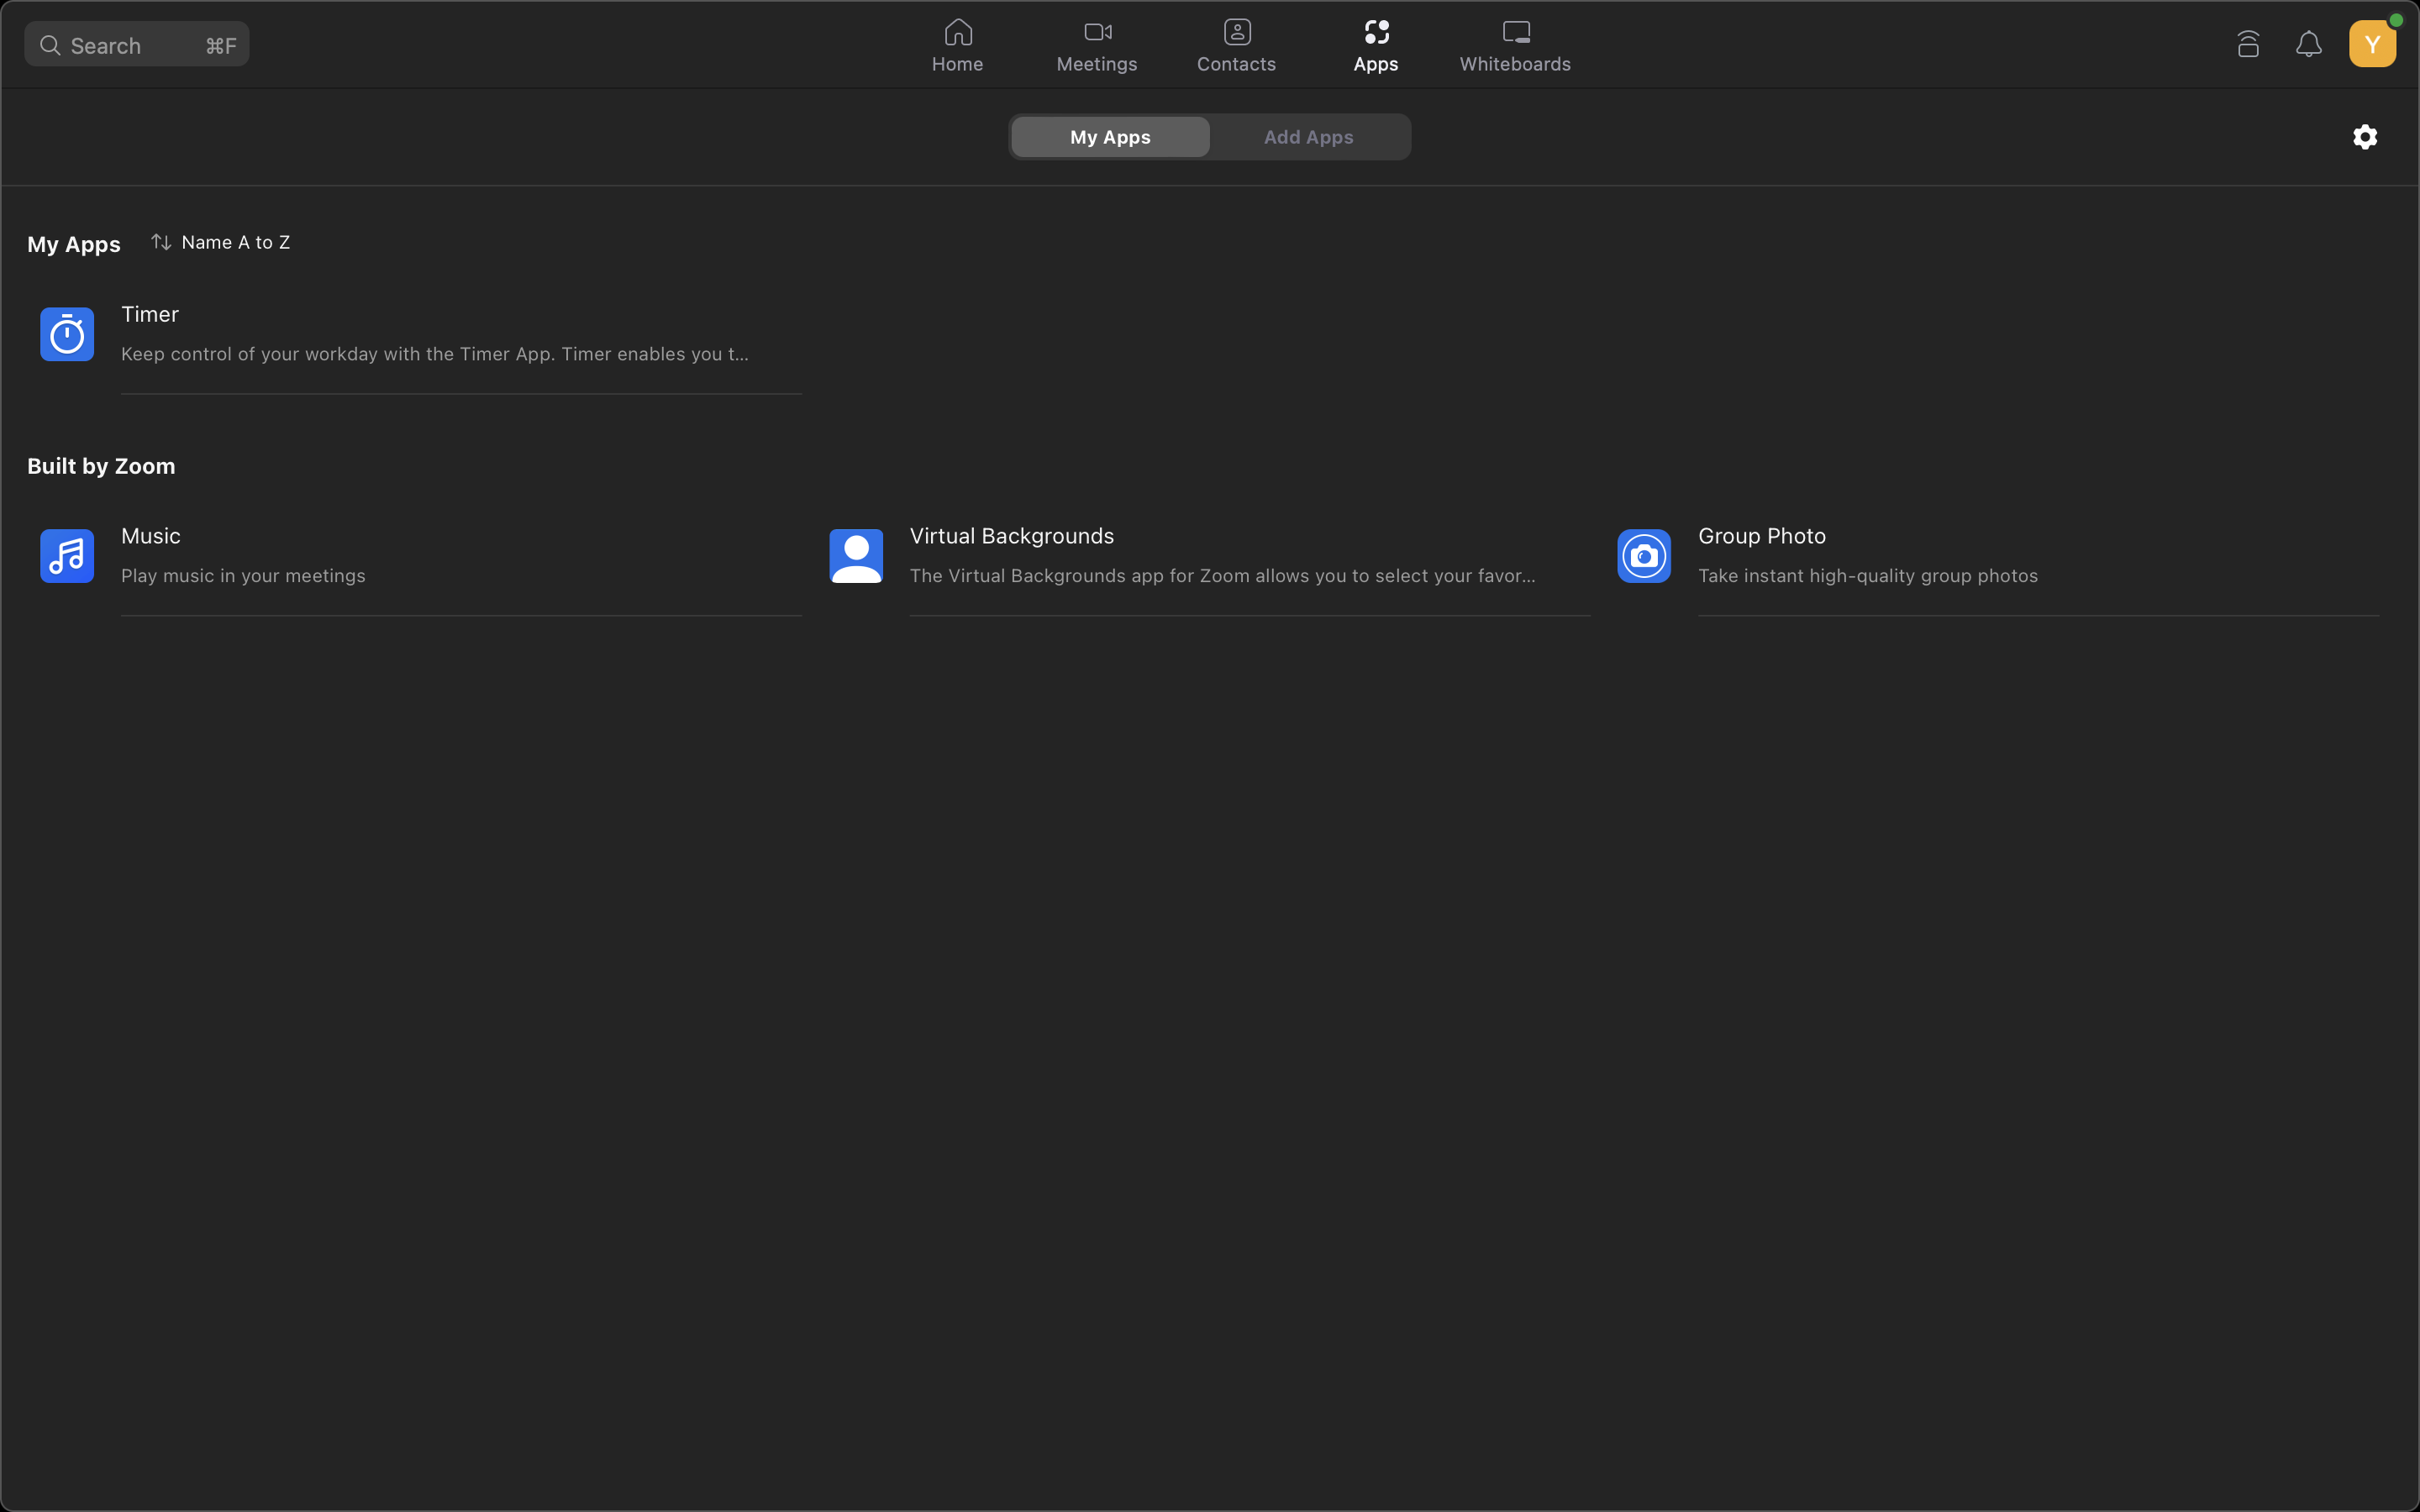 The image size is (2420, 1512). What do you see at coordinates (1311, 135) in the screenshot?
I see `Hit the key to incorporate additional apps` at bounding box center [1311, 135].